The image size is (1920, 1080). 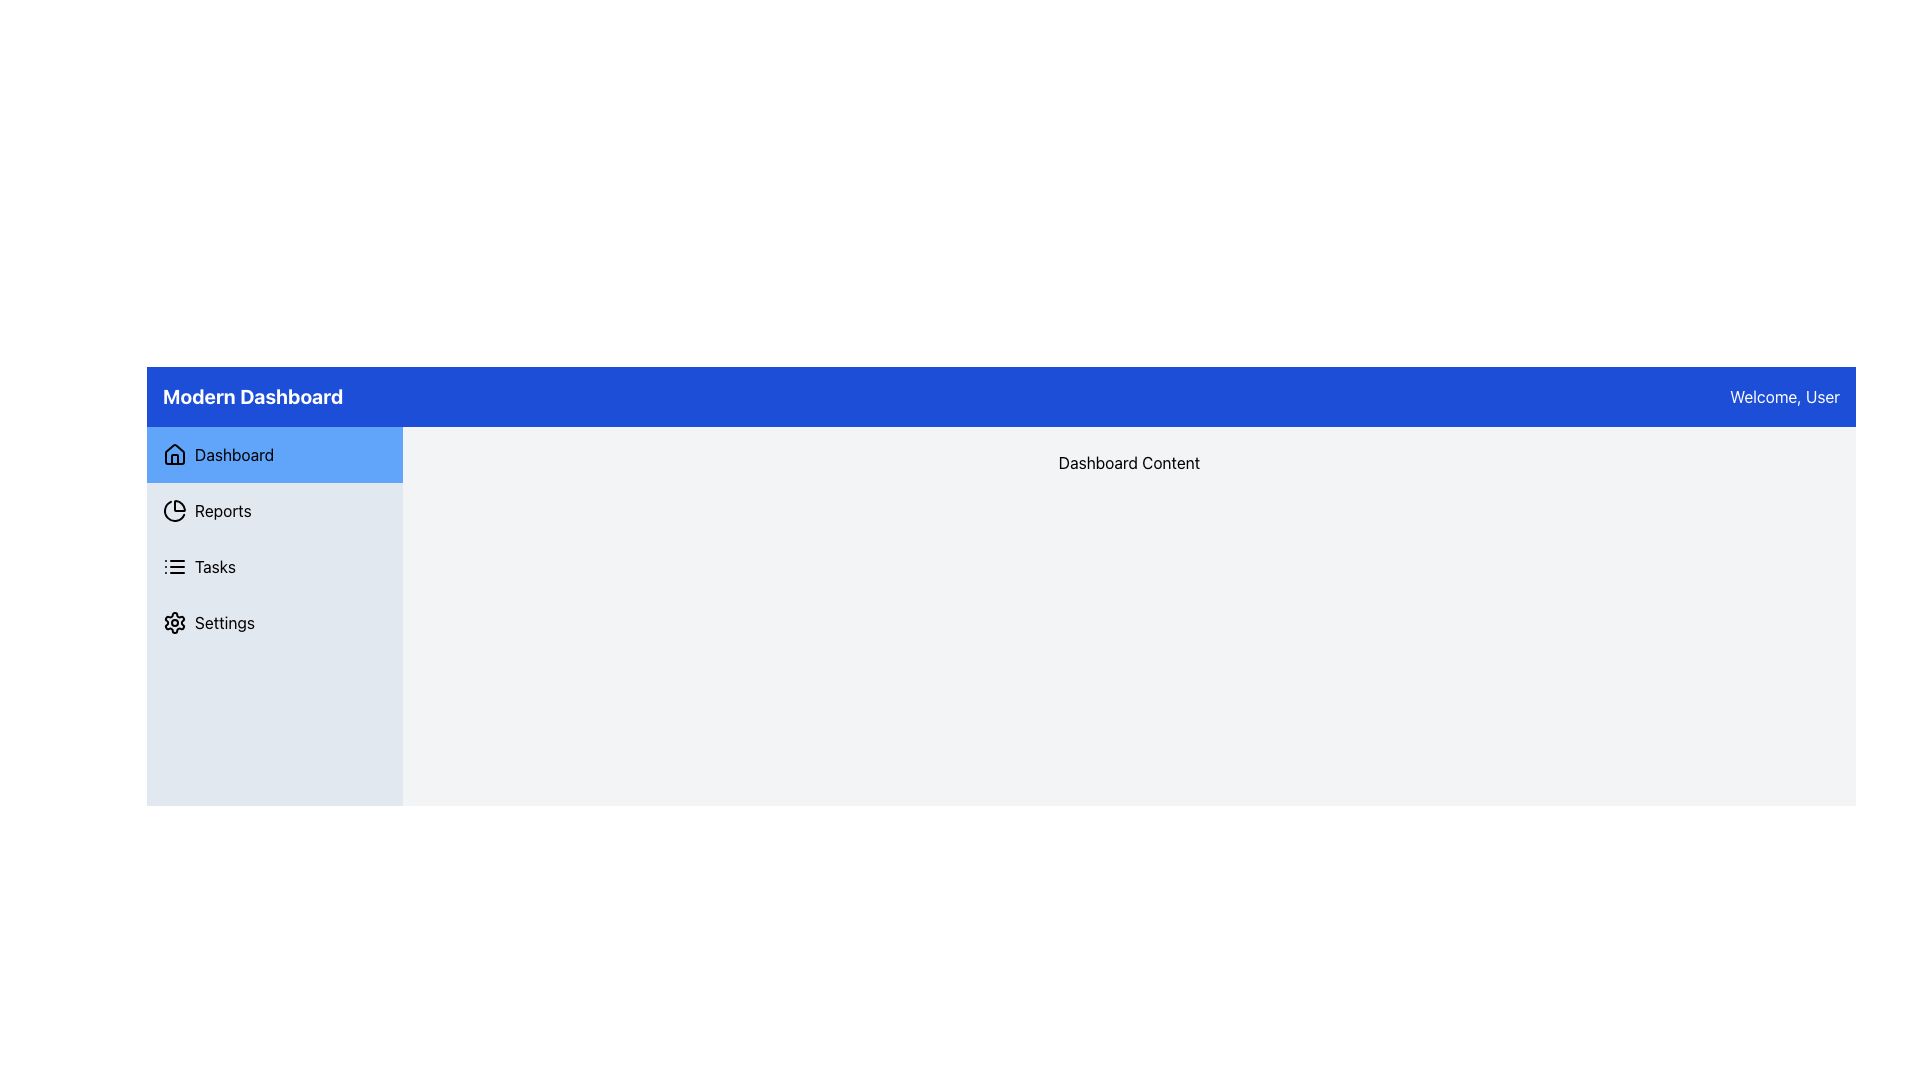 I want to click on the text label indicating the purpose of the menu item in the sidebar navigation, located to the right of the home icon, so click(x=234, y=455).